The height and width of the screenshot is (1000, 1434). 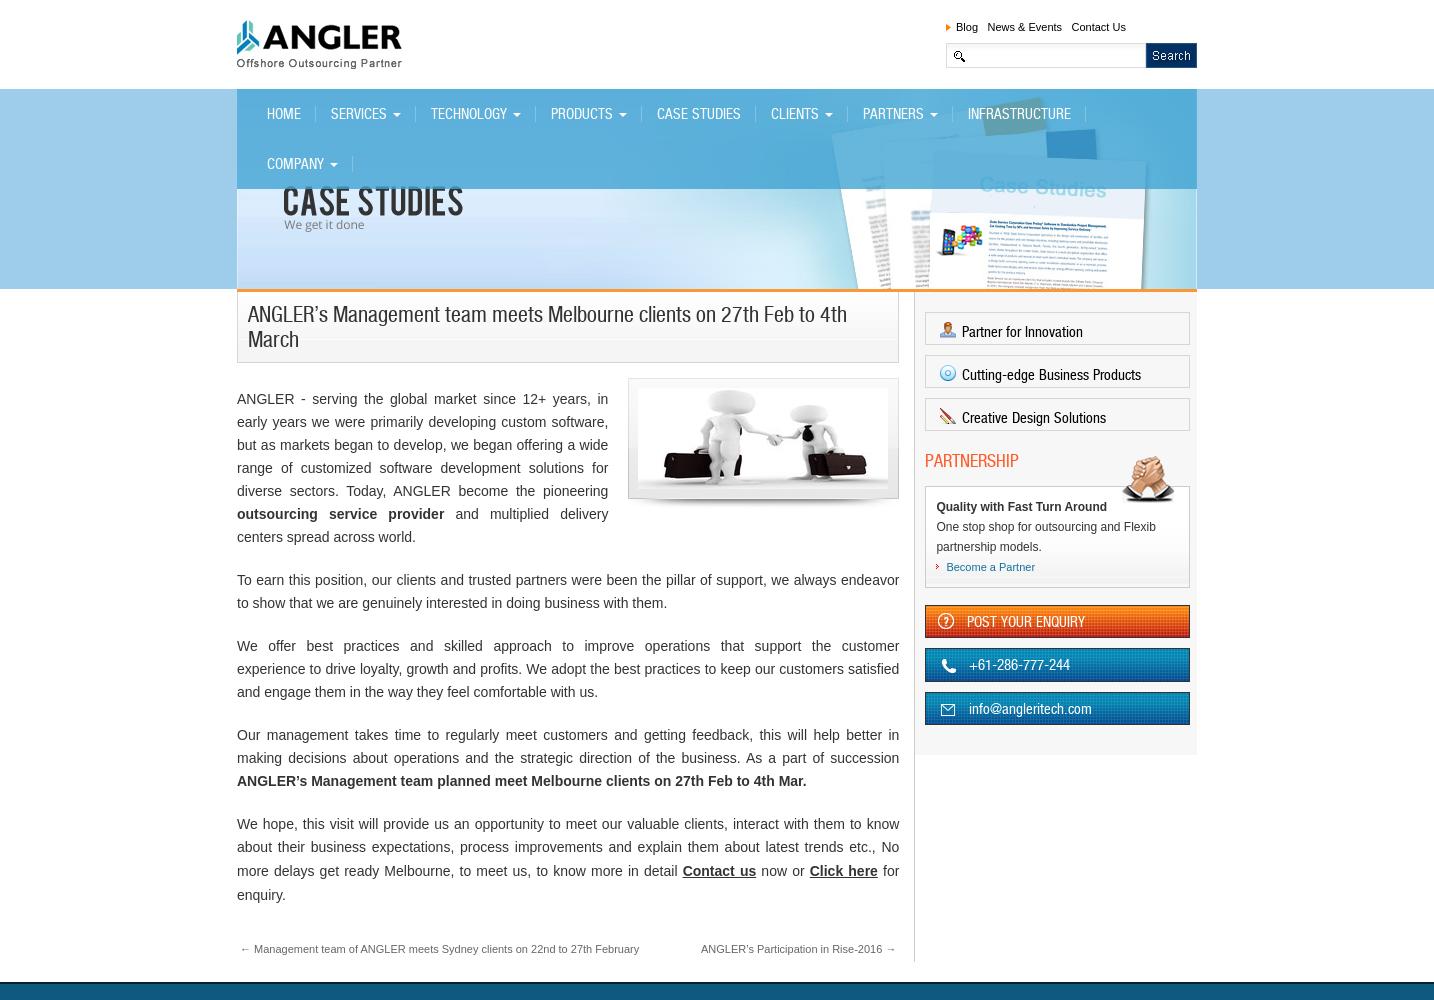 What do you see at coordinates (567, 883) in the screenshot?
I see `'for enquiry.'` at bounding box center [567, 883].